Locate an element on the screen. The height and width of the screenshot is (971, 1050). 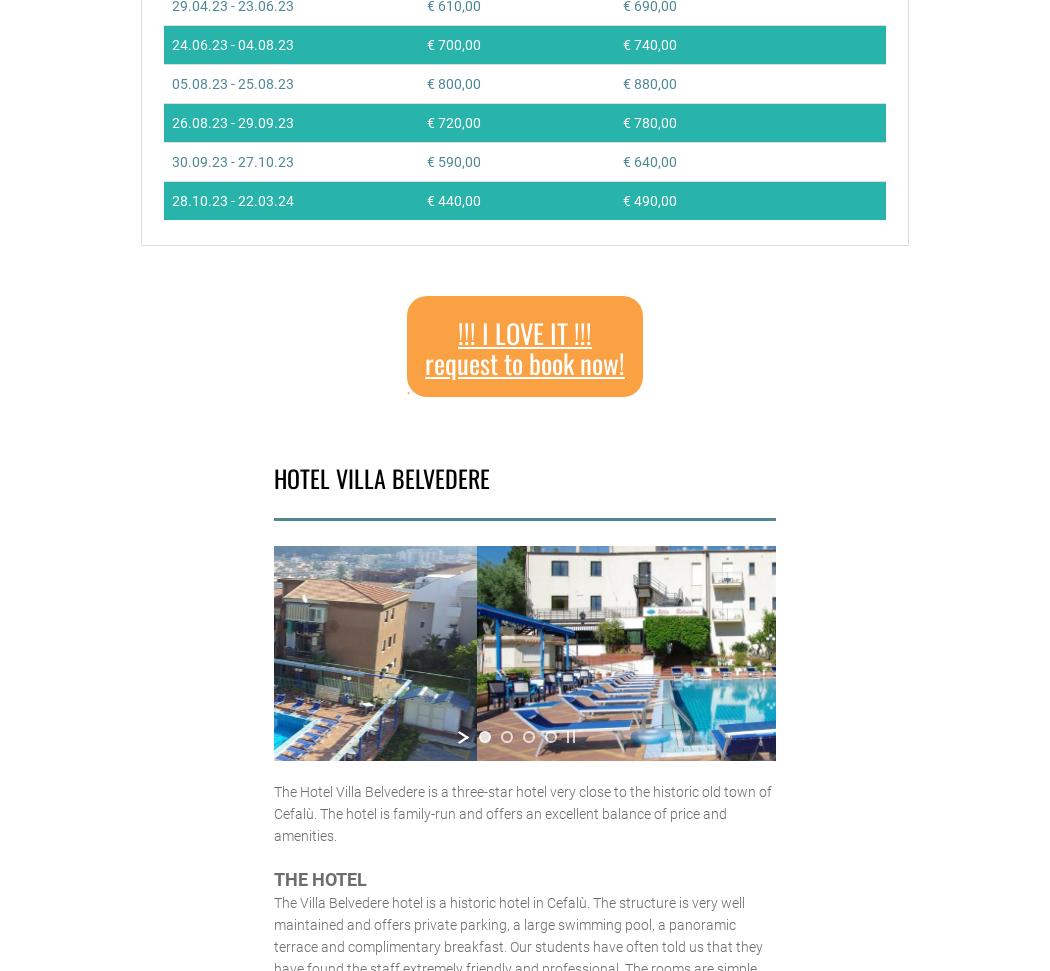
'05.08.23 - 25.08.23' is located at coordinates (171, 82).